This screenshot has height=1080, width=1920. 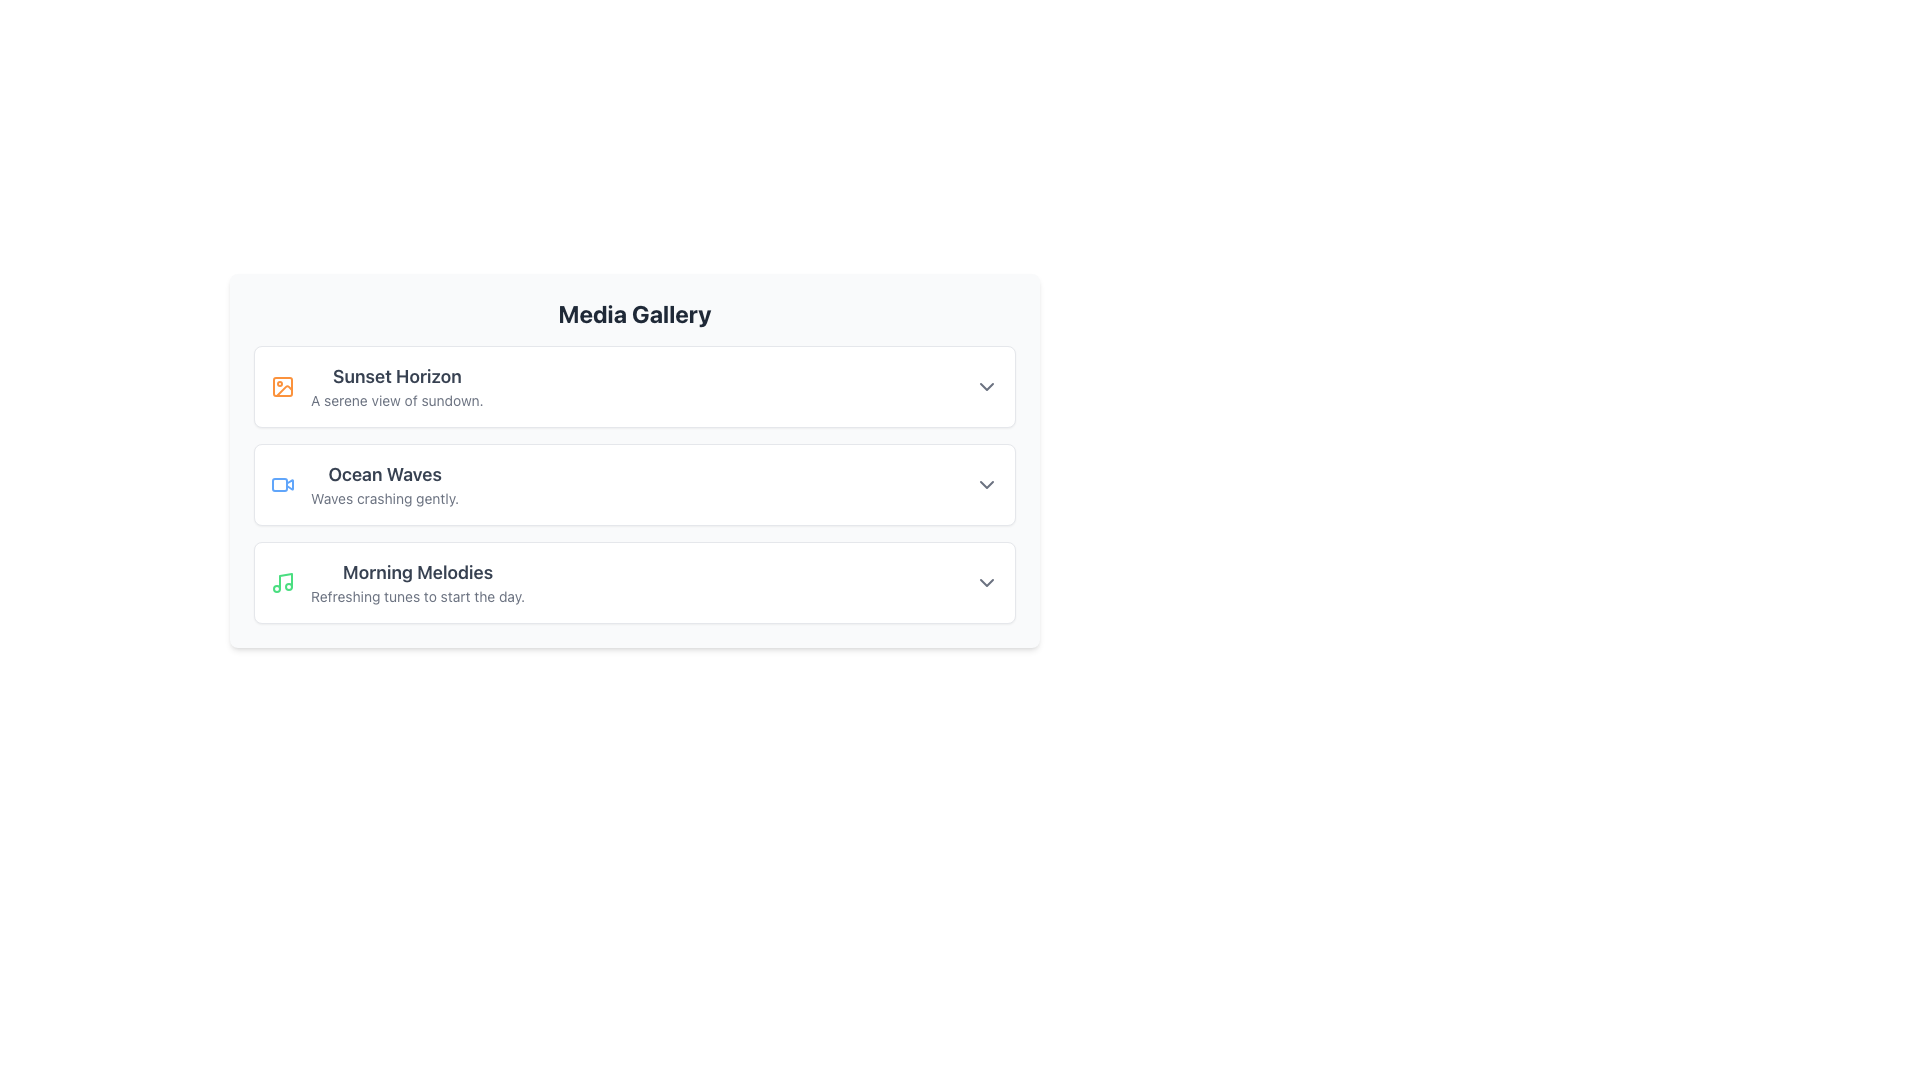 What do you see at coordinates (417, 573) in the screenshot?
I see `the 'Morning Melodies' static text label, which serves as the title in the Media Gallery, located in the third row with a music note icon to its left` at bounding box center [417, 573].